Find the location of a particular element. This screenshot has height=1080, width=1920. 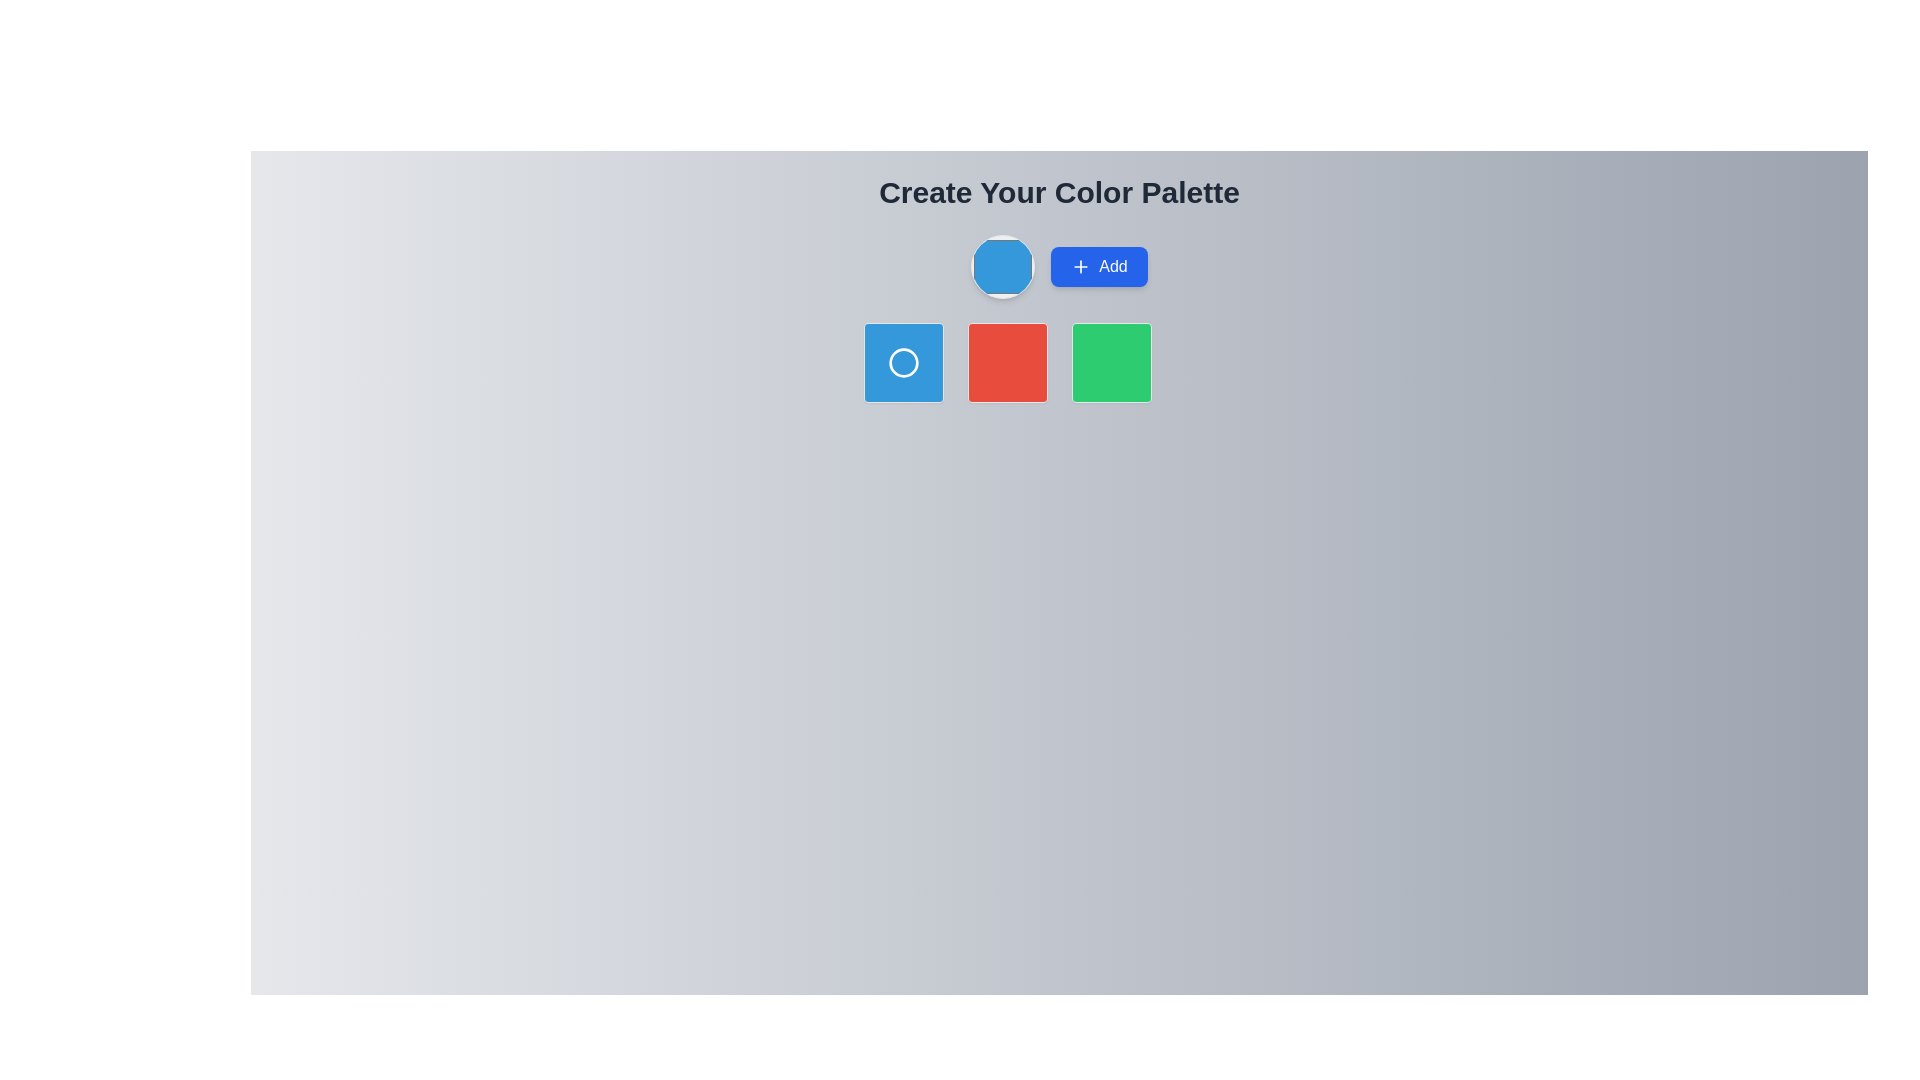

the text label displaying 'Create Your Color Palette', which is prominently styled at the top of the interface is located at coordinates (1058, 192).